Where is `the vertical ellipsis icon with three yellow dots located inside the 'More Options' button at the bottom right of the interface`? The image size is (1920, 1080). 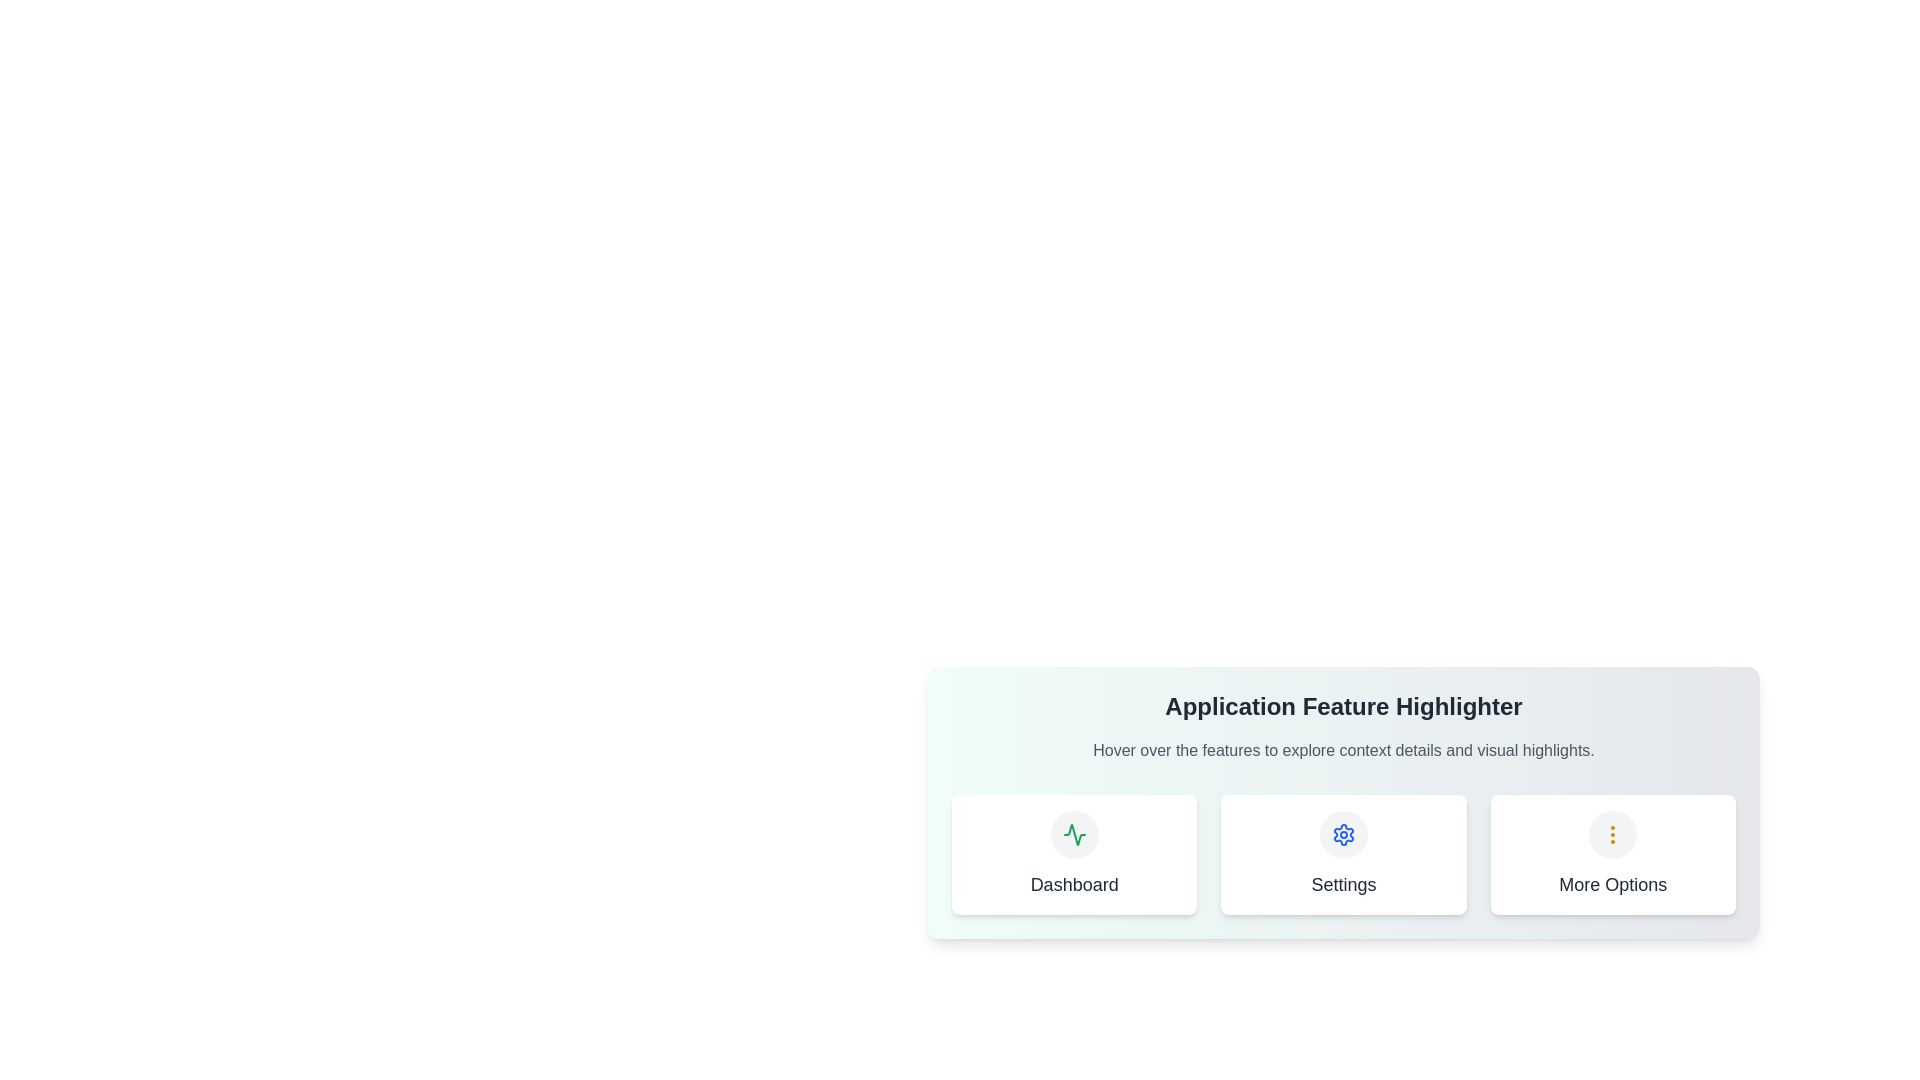 the vertical ellipsis icon with three yellow dots located inside the 'More Options' button at the bottom right of the interface is located at coordinates (1613, 834).